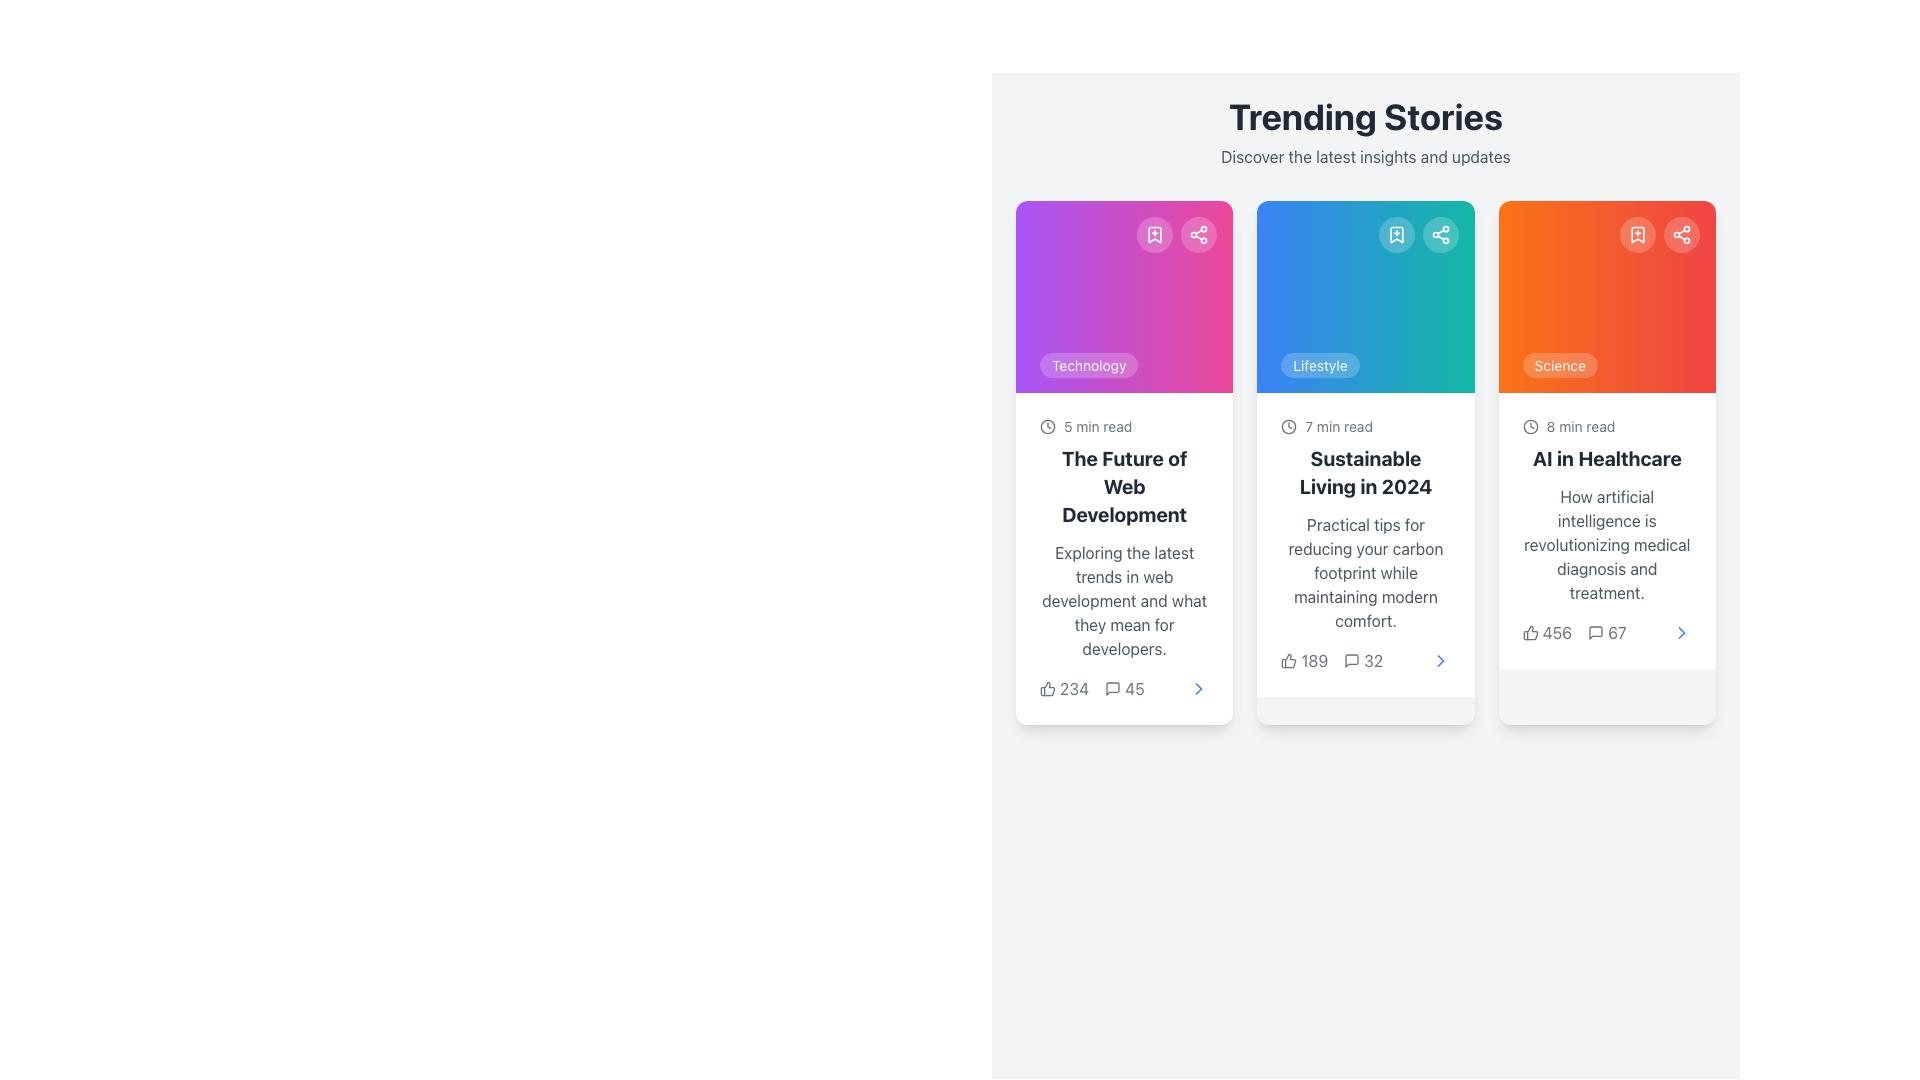 The image size is (1920, 1080). Describe the element at coordinates (1289, 660) in the screenshot. I see `the thumbs-up icon, which is a graphical representation of approval, located in the bottom-left segment of the second card in a triplet of cards` at that location.